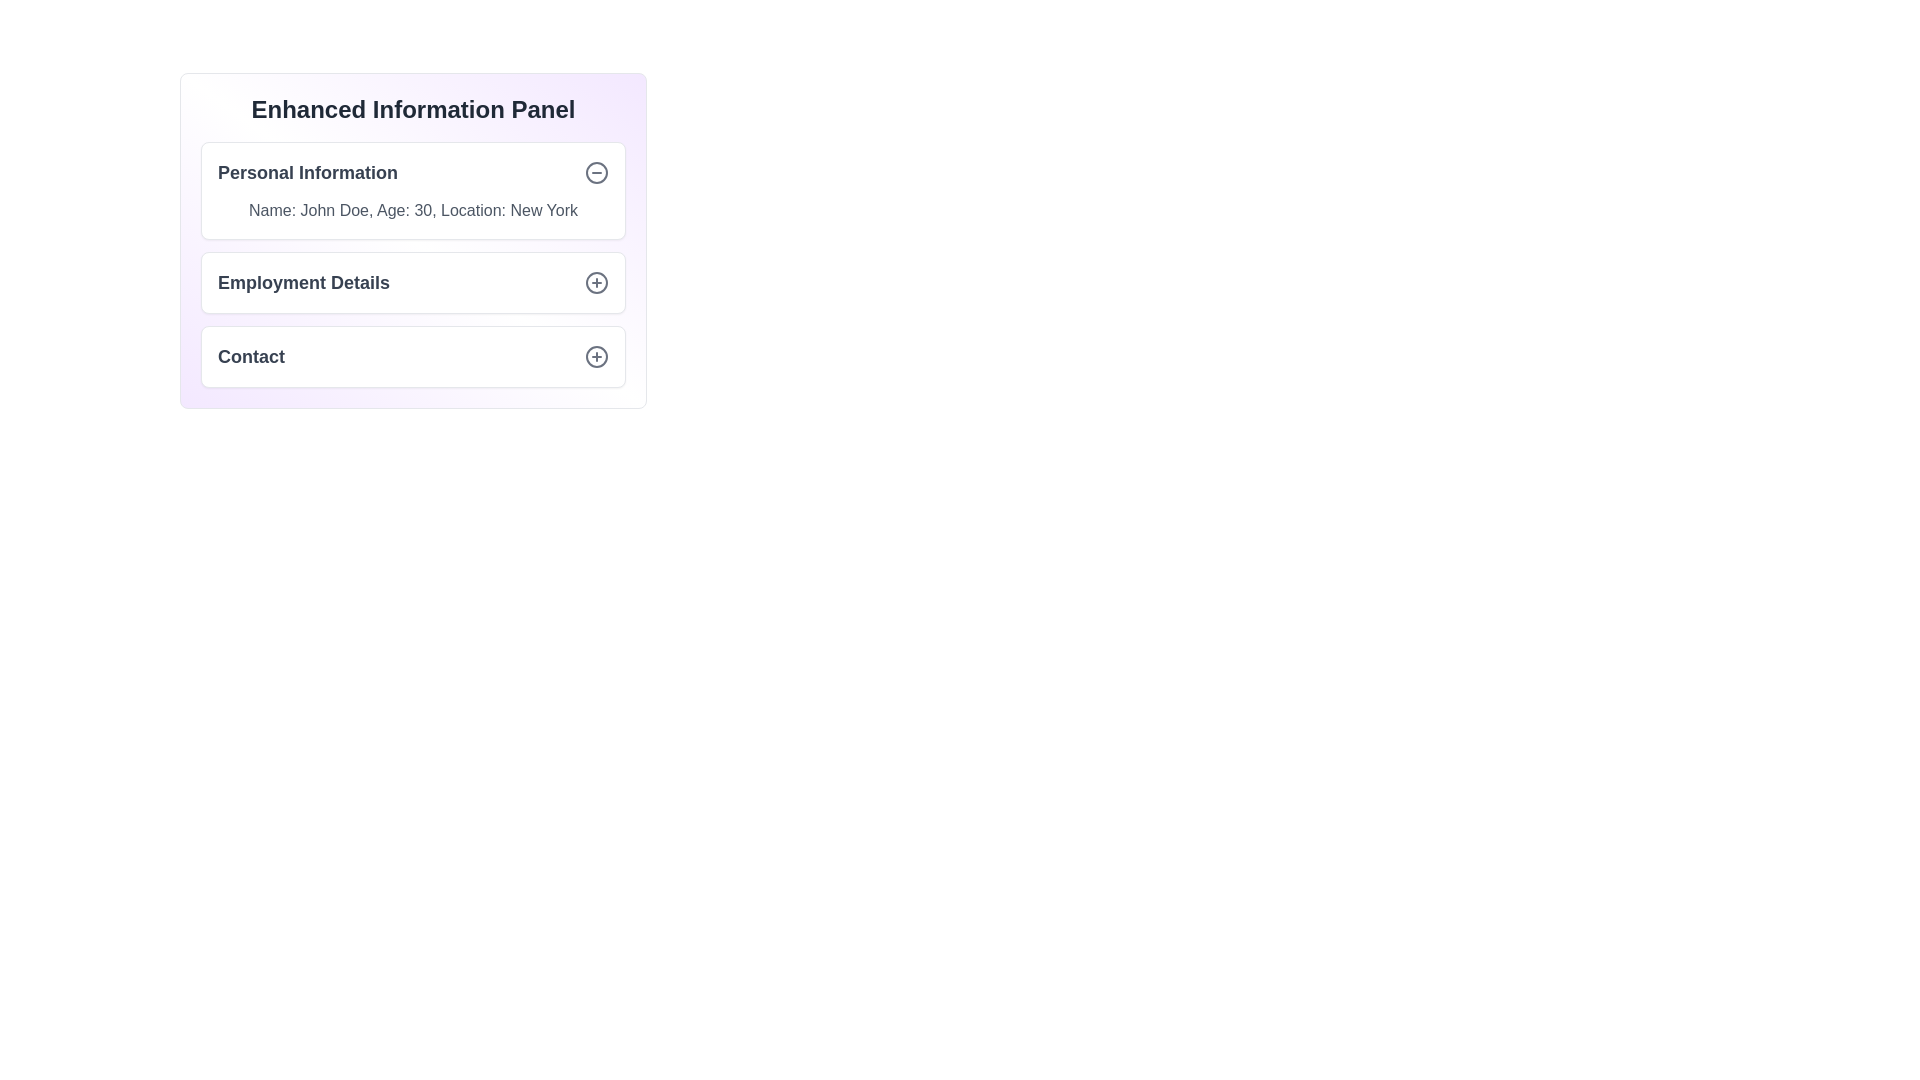 Image resolution: width=1920 pixels, height=1080 pixels. I want to click on the circular button with a 'plus' symbol, so click(595, 356).